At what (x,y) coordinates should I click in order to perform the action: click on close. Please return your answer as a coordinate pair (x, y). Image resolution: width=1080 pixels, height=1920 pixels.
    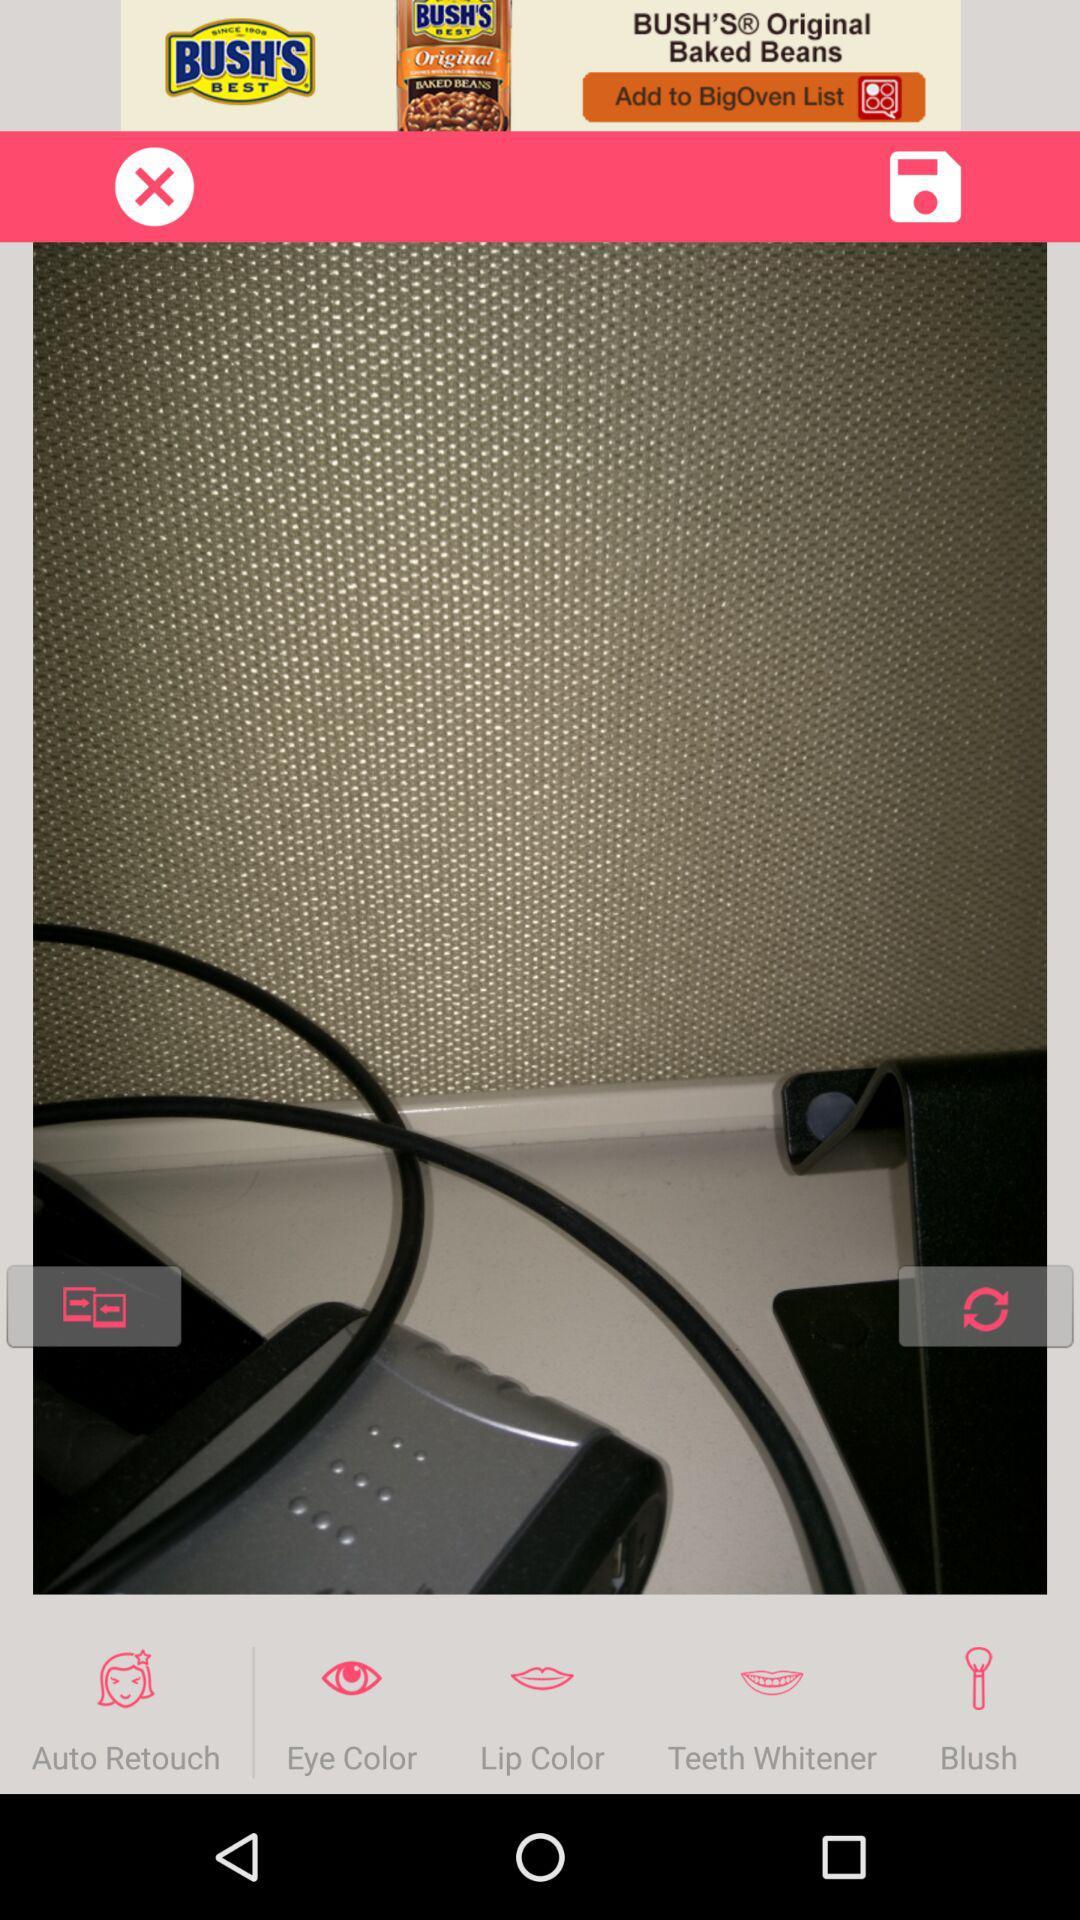
    Looking at the image, I should click on (153, 186).